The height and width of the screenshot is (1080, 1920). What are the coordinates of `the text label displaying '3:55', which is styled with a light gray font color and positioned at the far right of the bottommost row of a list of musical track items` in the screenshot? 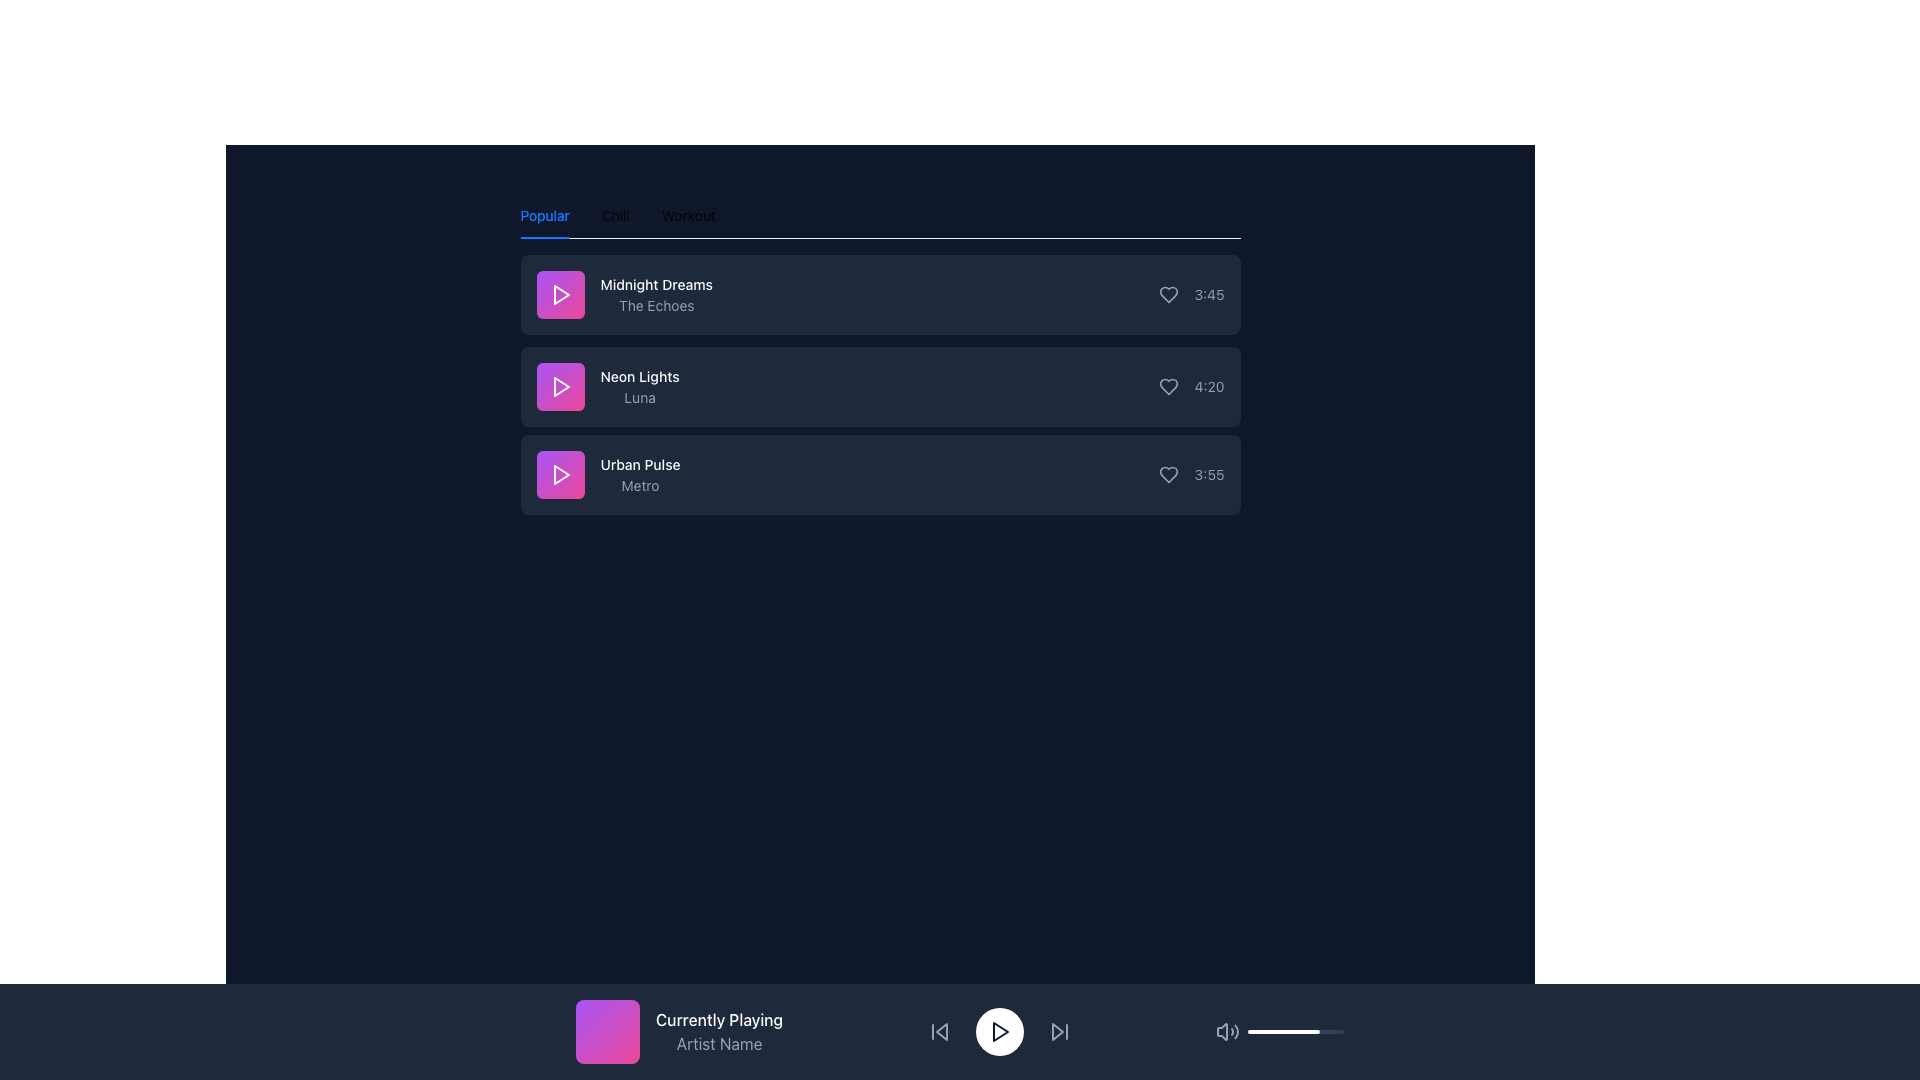 It's located at (1208, 474).